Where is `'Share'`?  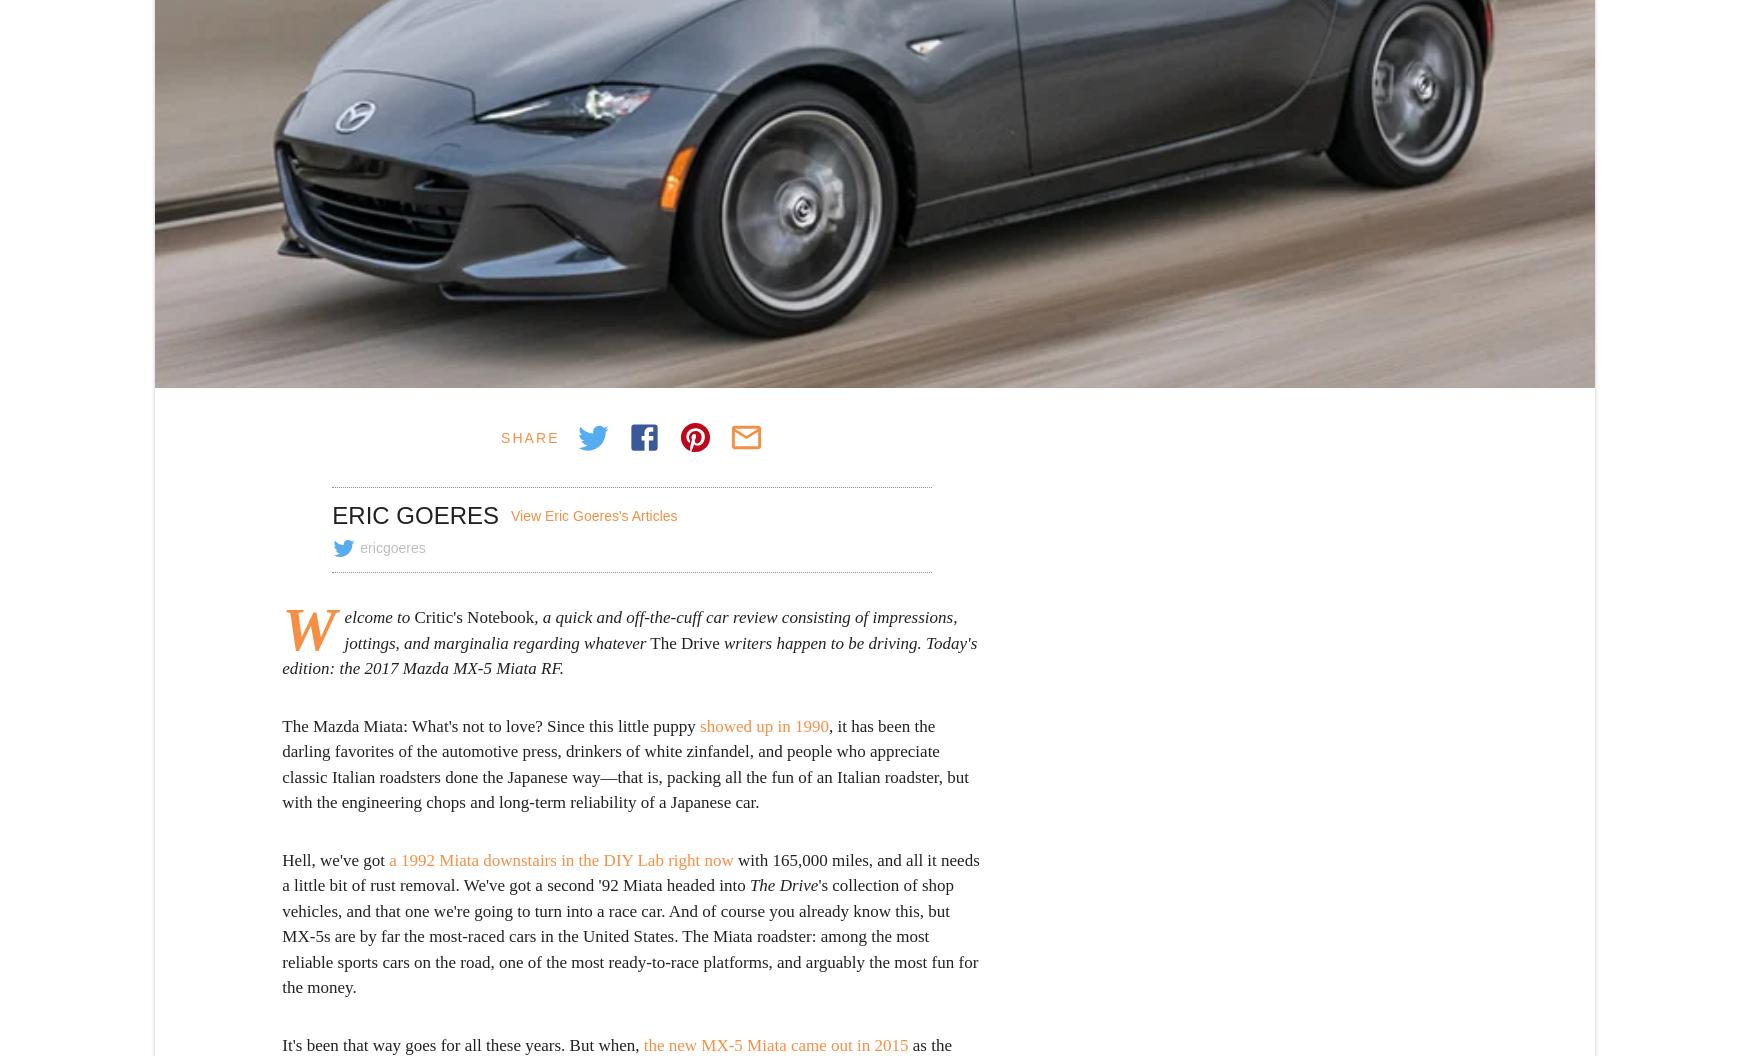 'Share' is located at coordinates (528, 436).